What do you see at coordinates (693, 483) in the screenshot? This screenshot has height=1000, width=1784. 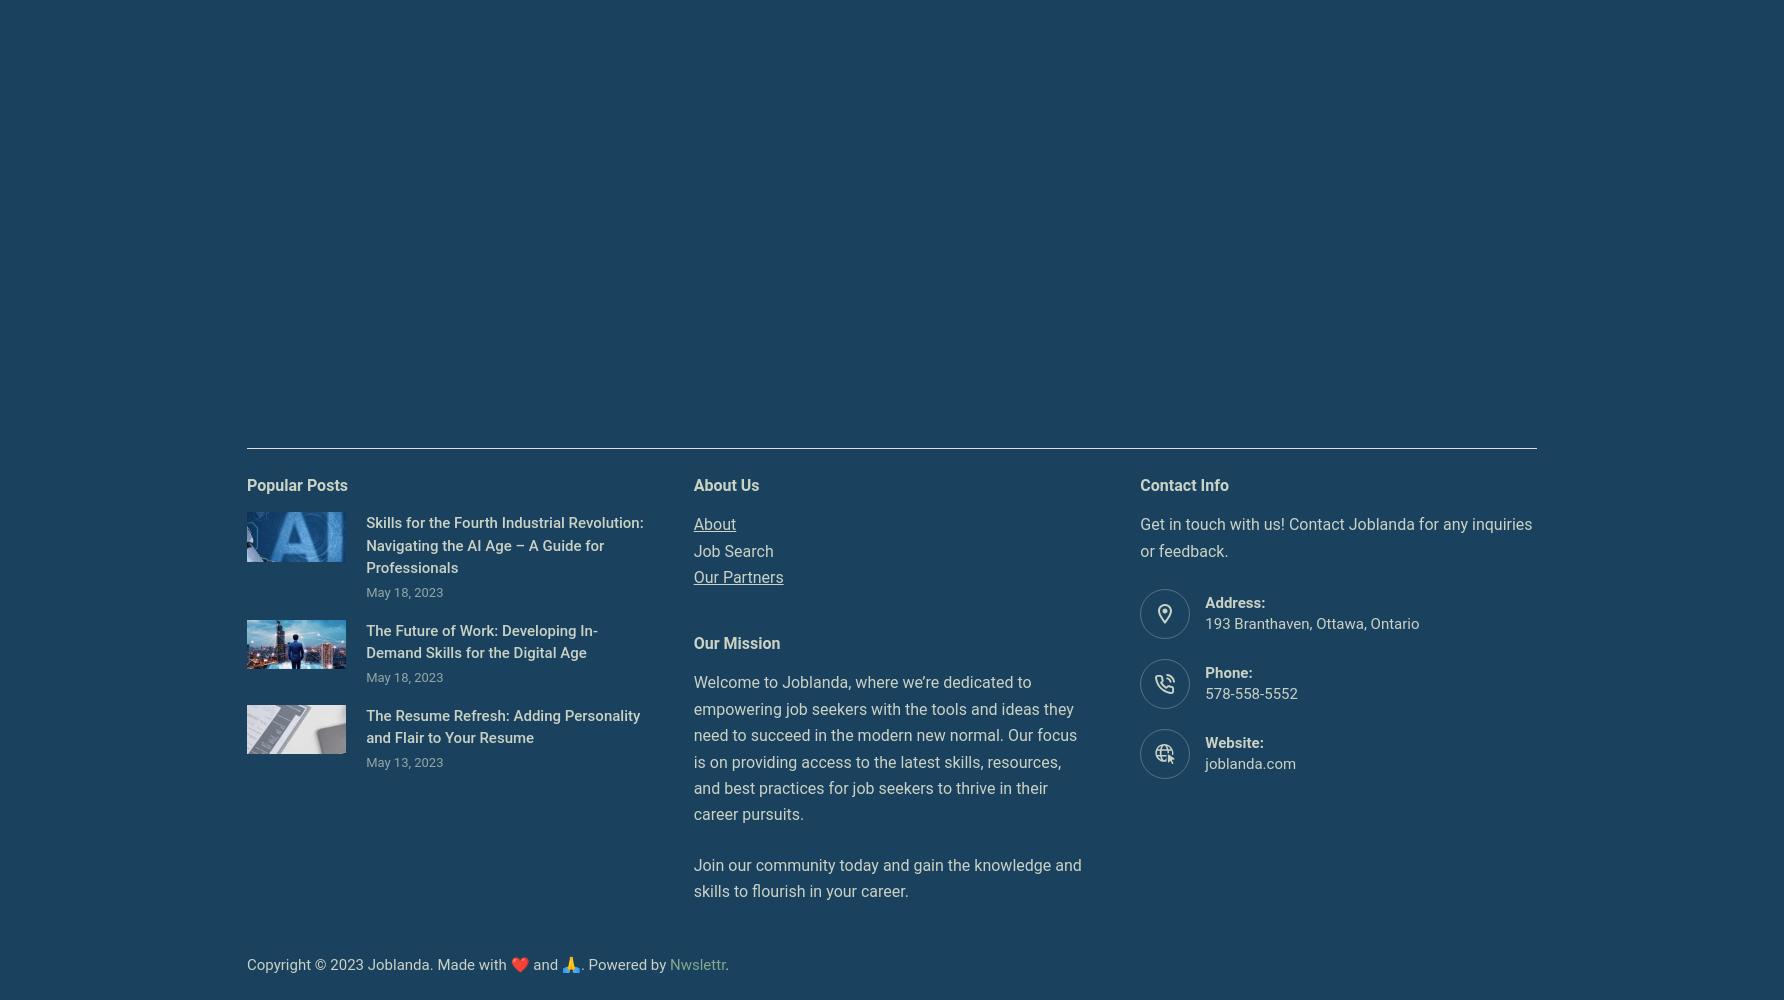 I see `'About Us'` at bounding box center [693, 483].